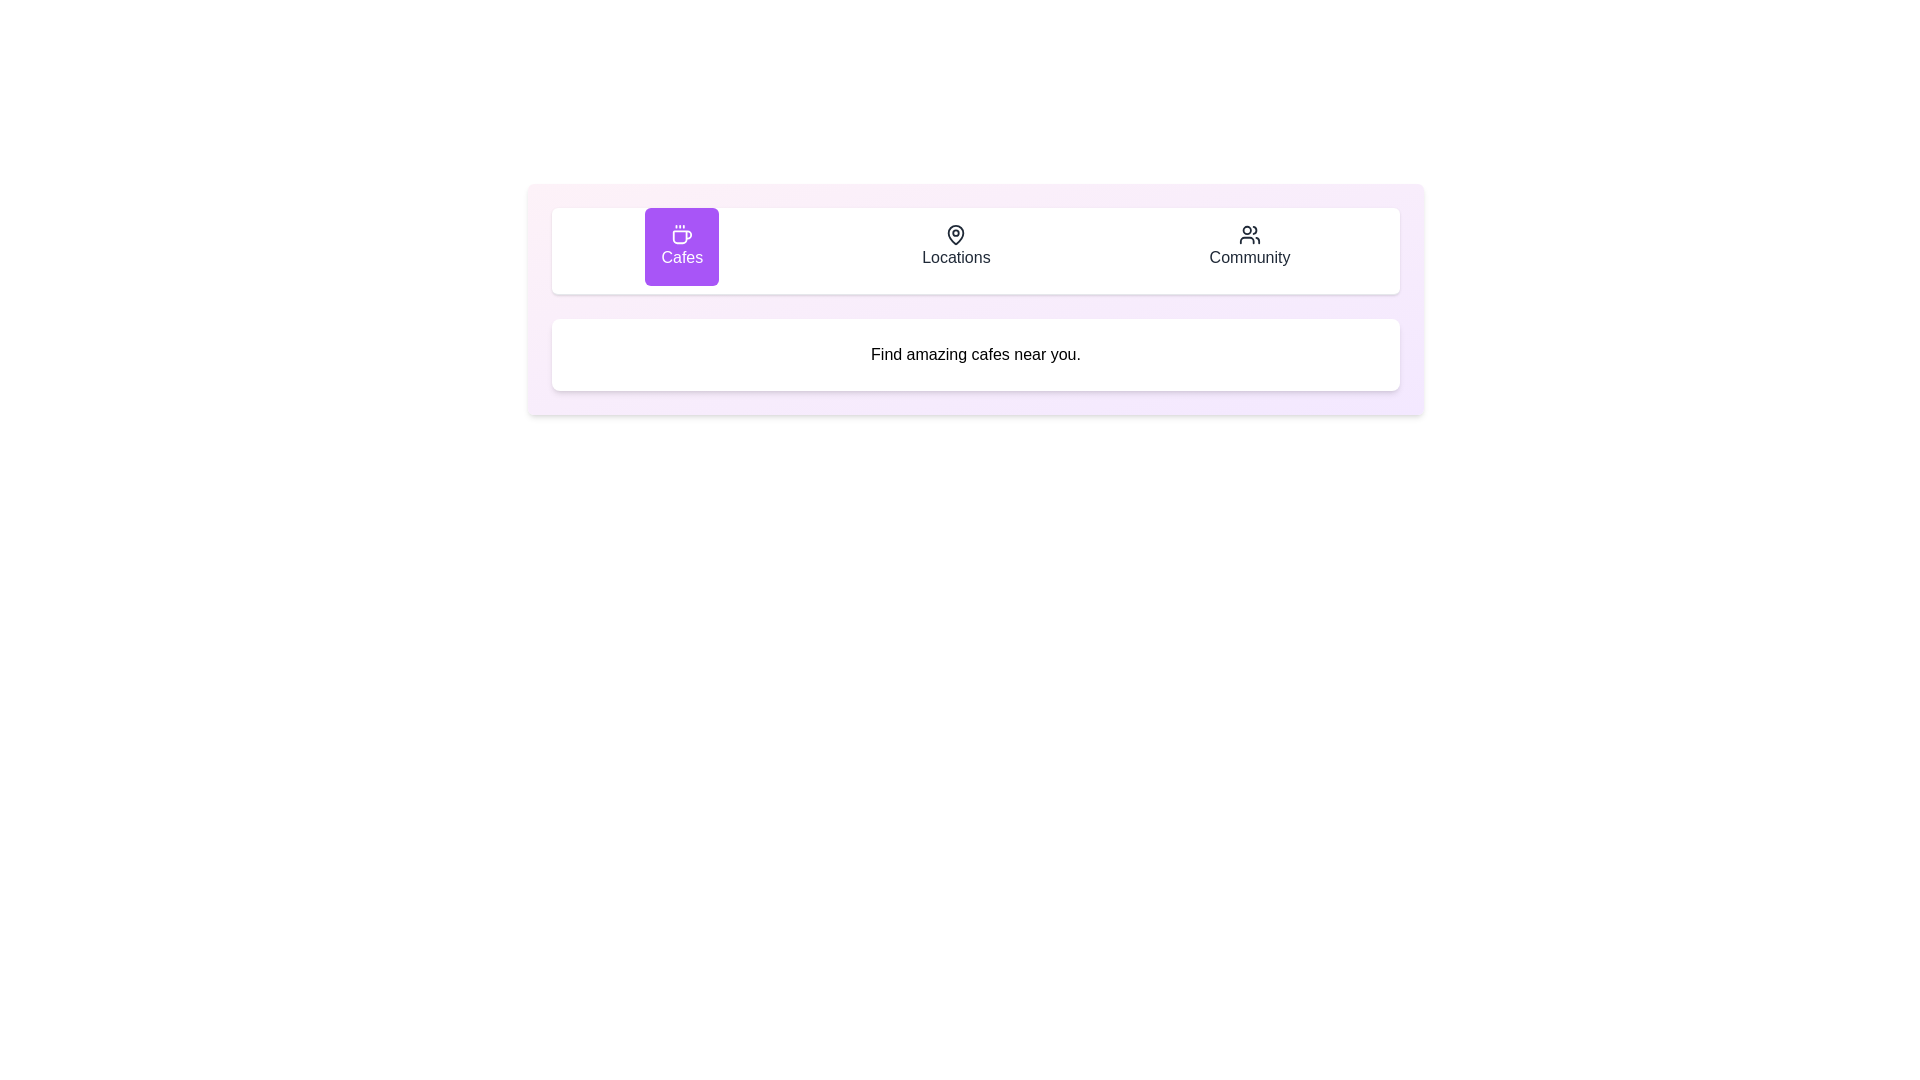  I want to click on the button located in the upper-central region of the interface, positioned second from the left among three sibling elements, so click(955, 245).